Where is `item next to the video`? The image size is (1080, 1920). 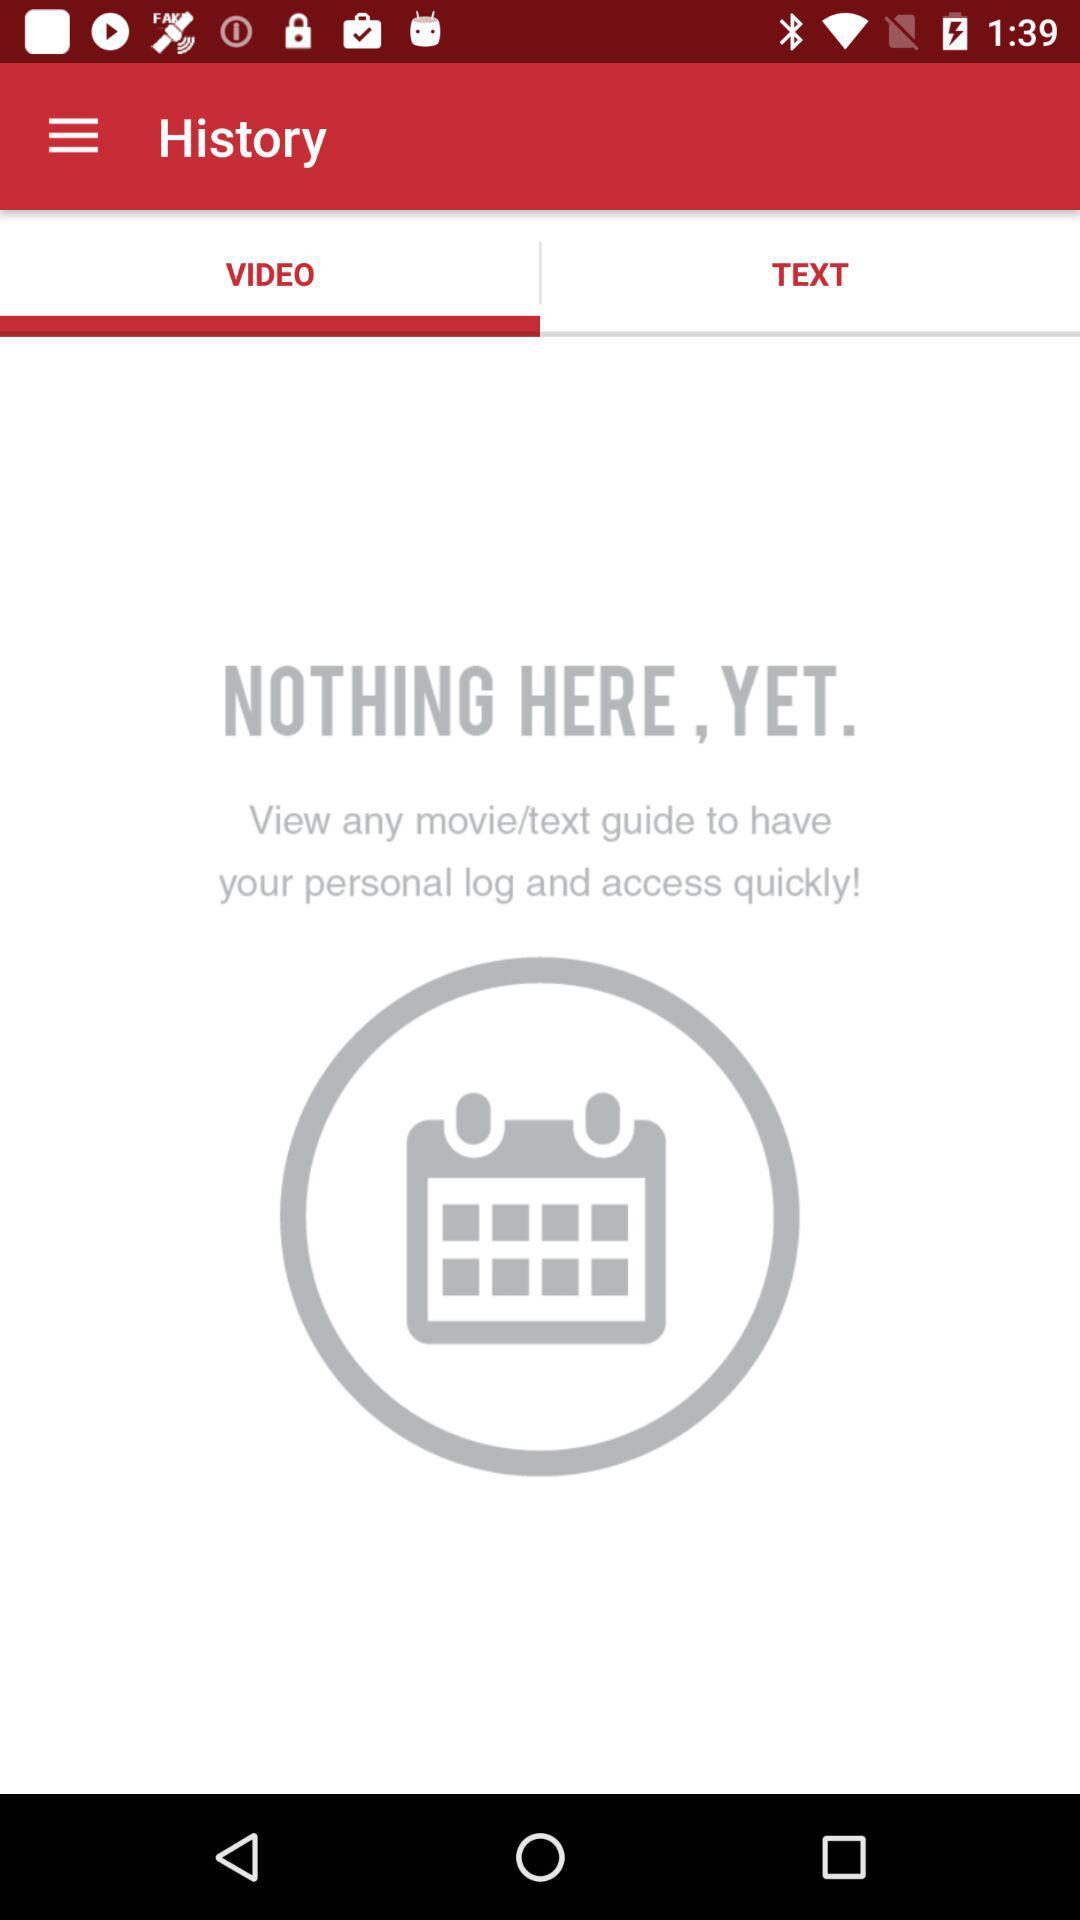
item next to the video is located at coordinates (810, 272).